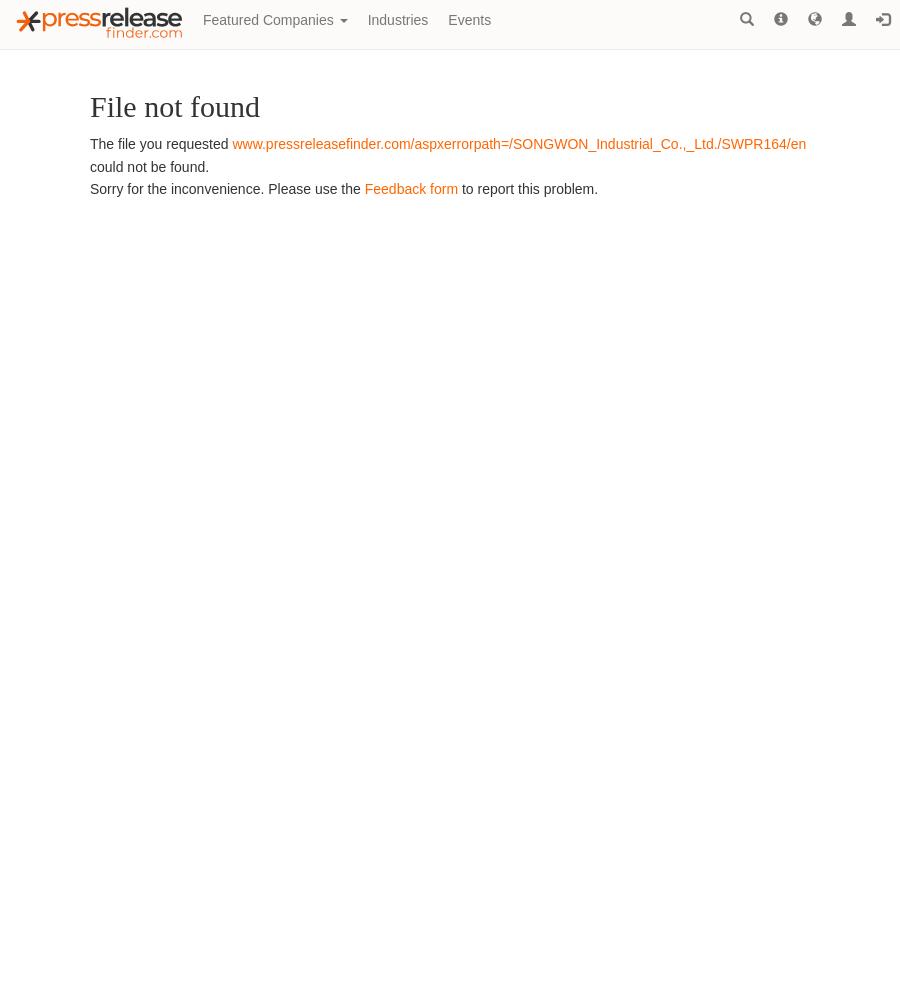  I want to click on 'Feedback form', so click(411, 188).